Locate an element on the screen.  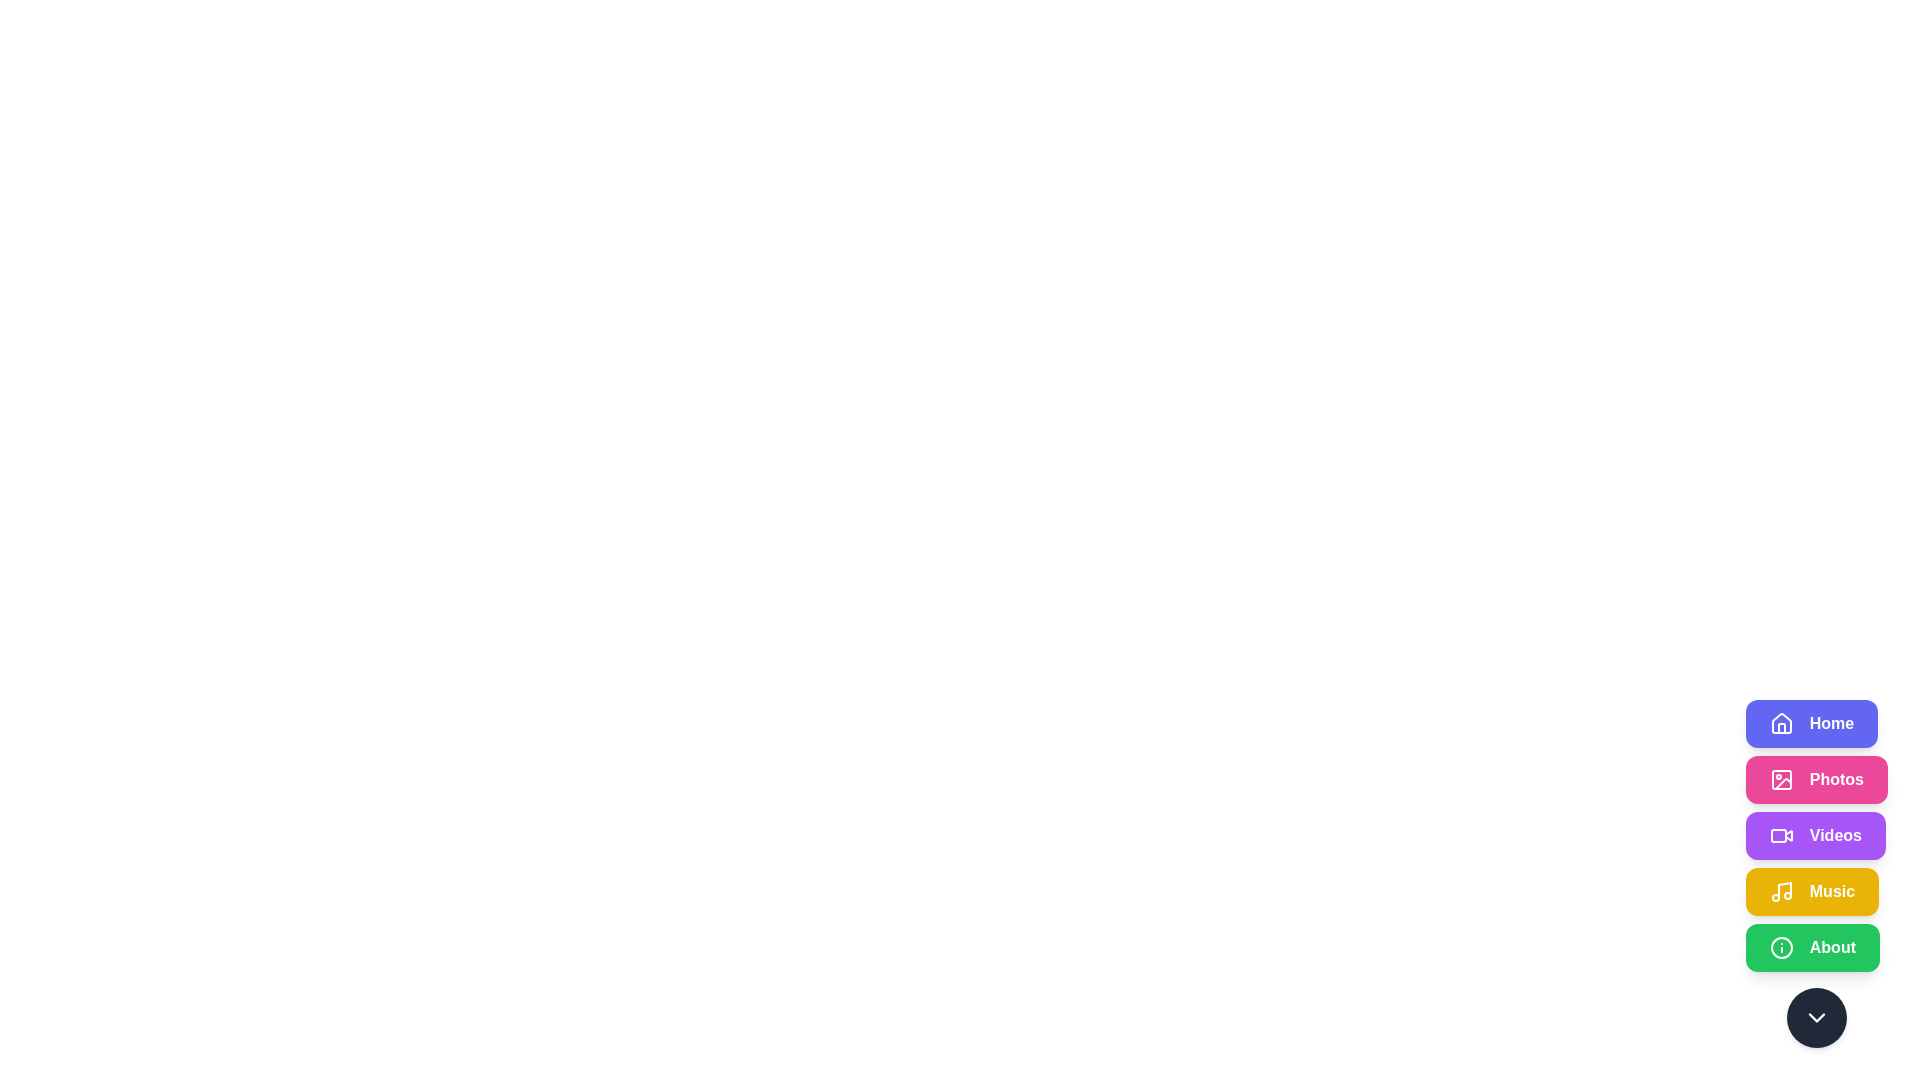
the Photos button to observe its hover effect is located at coordinates (1816, 778).